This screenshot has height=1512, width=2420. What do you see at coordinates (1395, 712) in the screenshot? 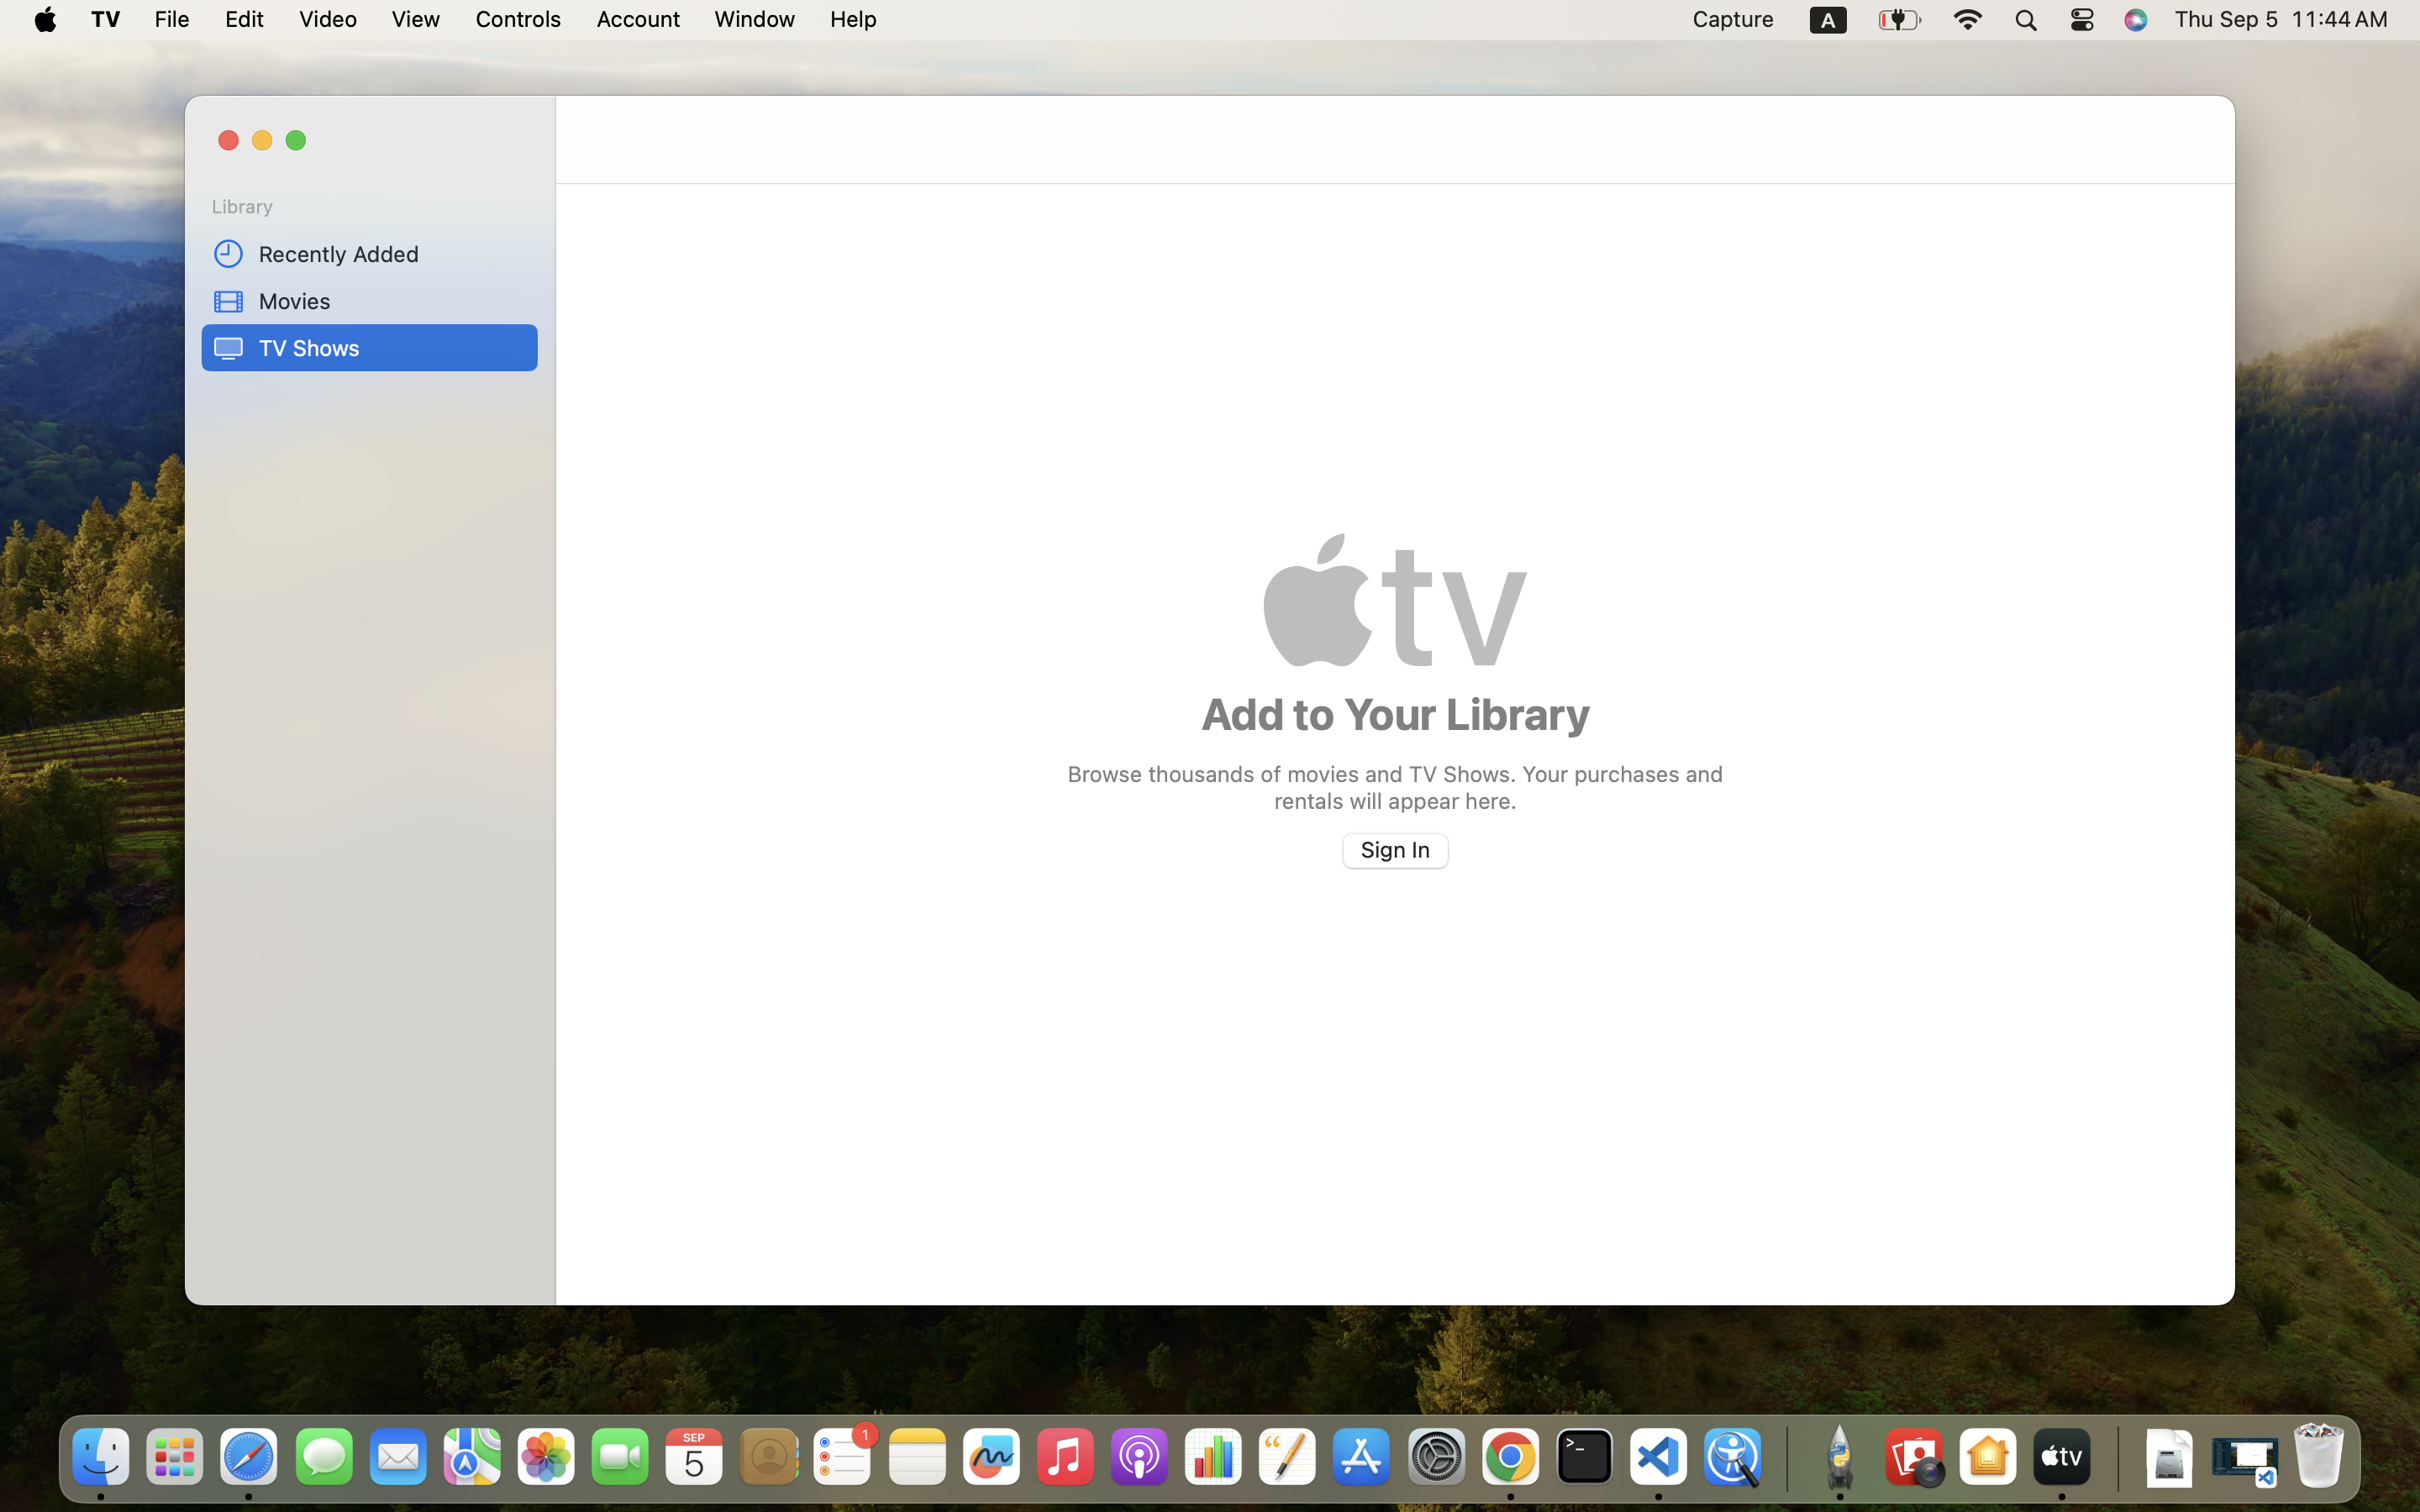
I see `'Add to Your Library'` at bounding box center [1395, 712].